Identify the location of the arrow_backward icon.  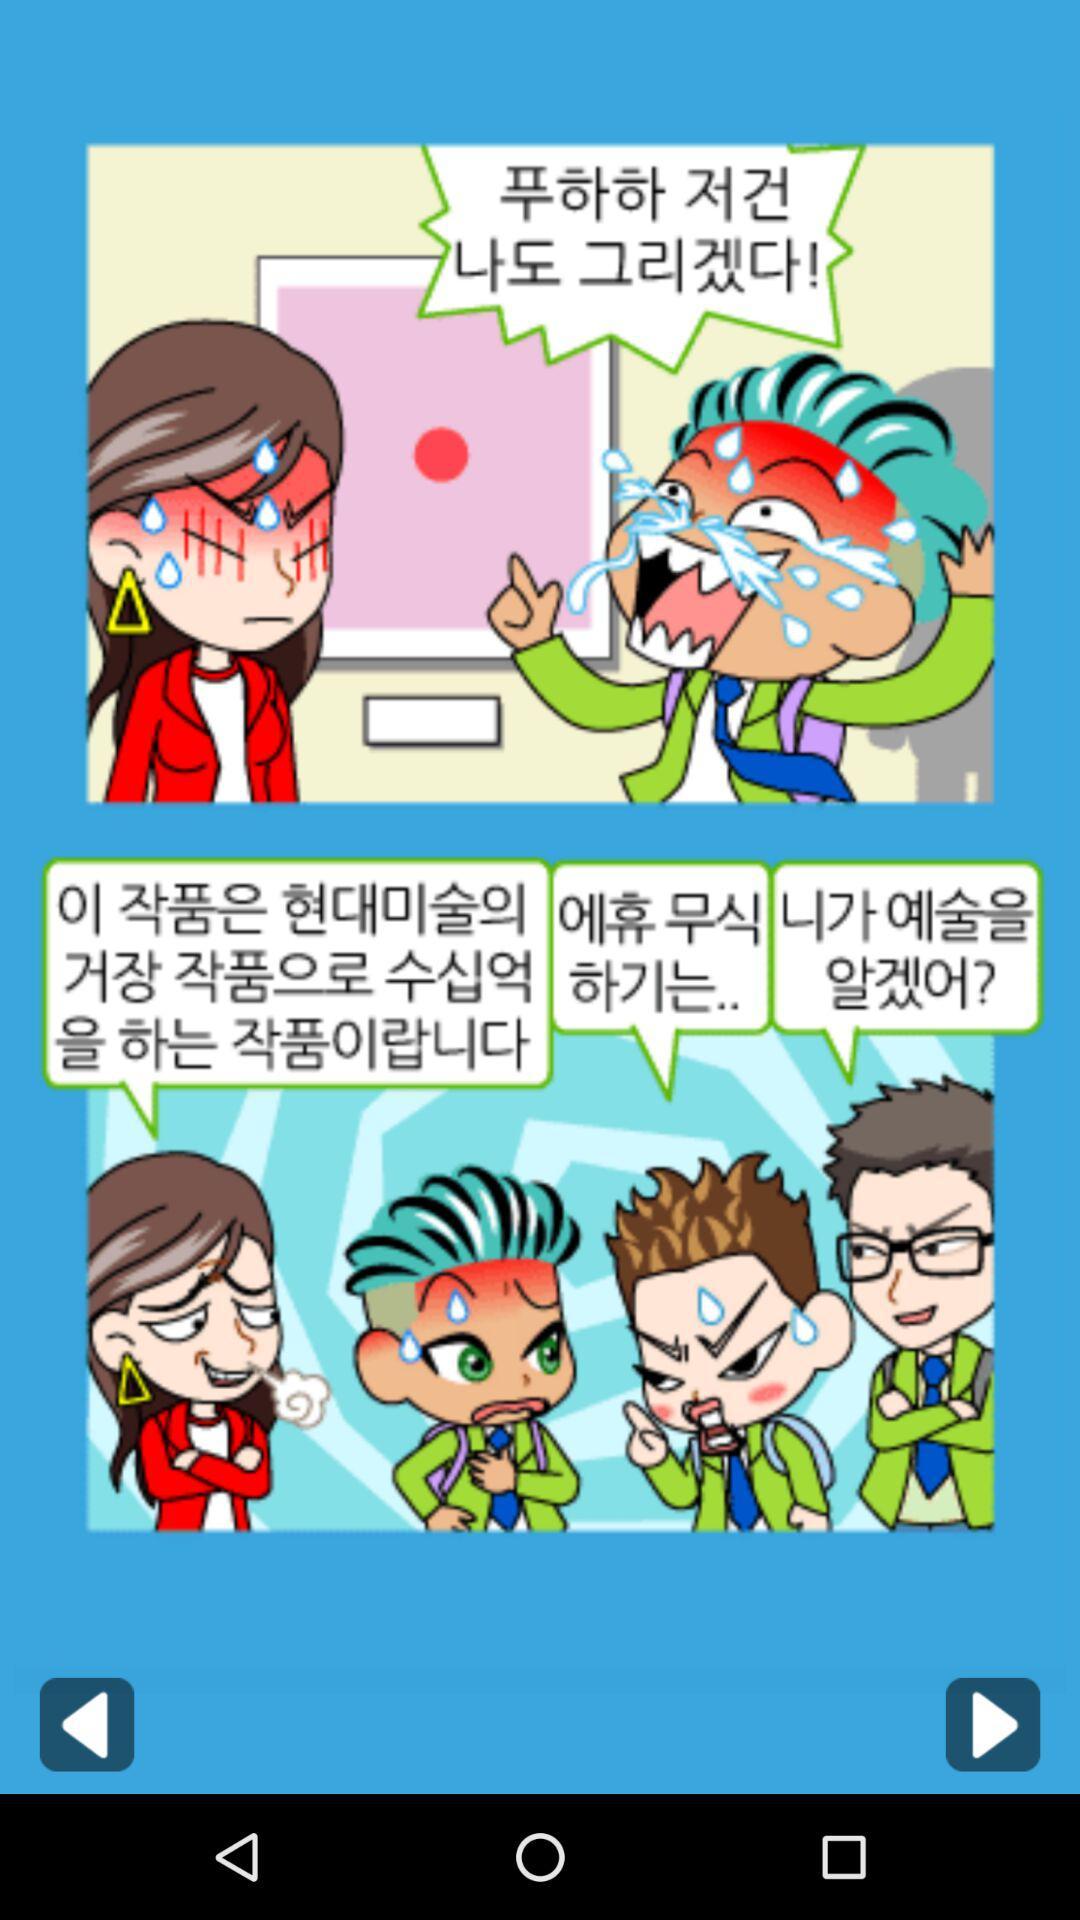
(86, 1844).